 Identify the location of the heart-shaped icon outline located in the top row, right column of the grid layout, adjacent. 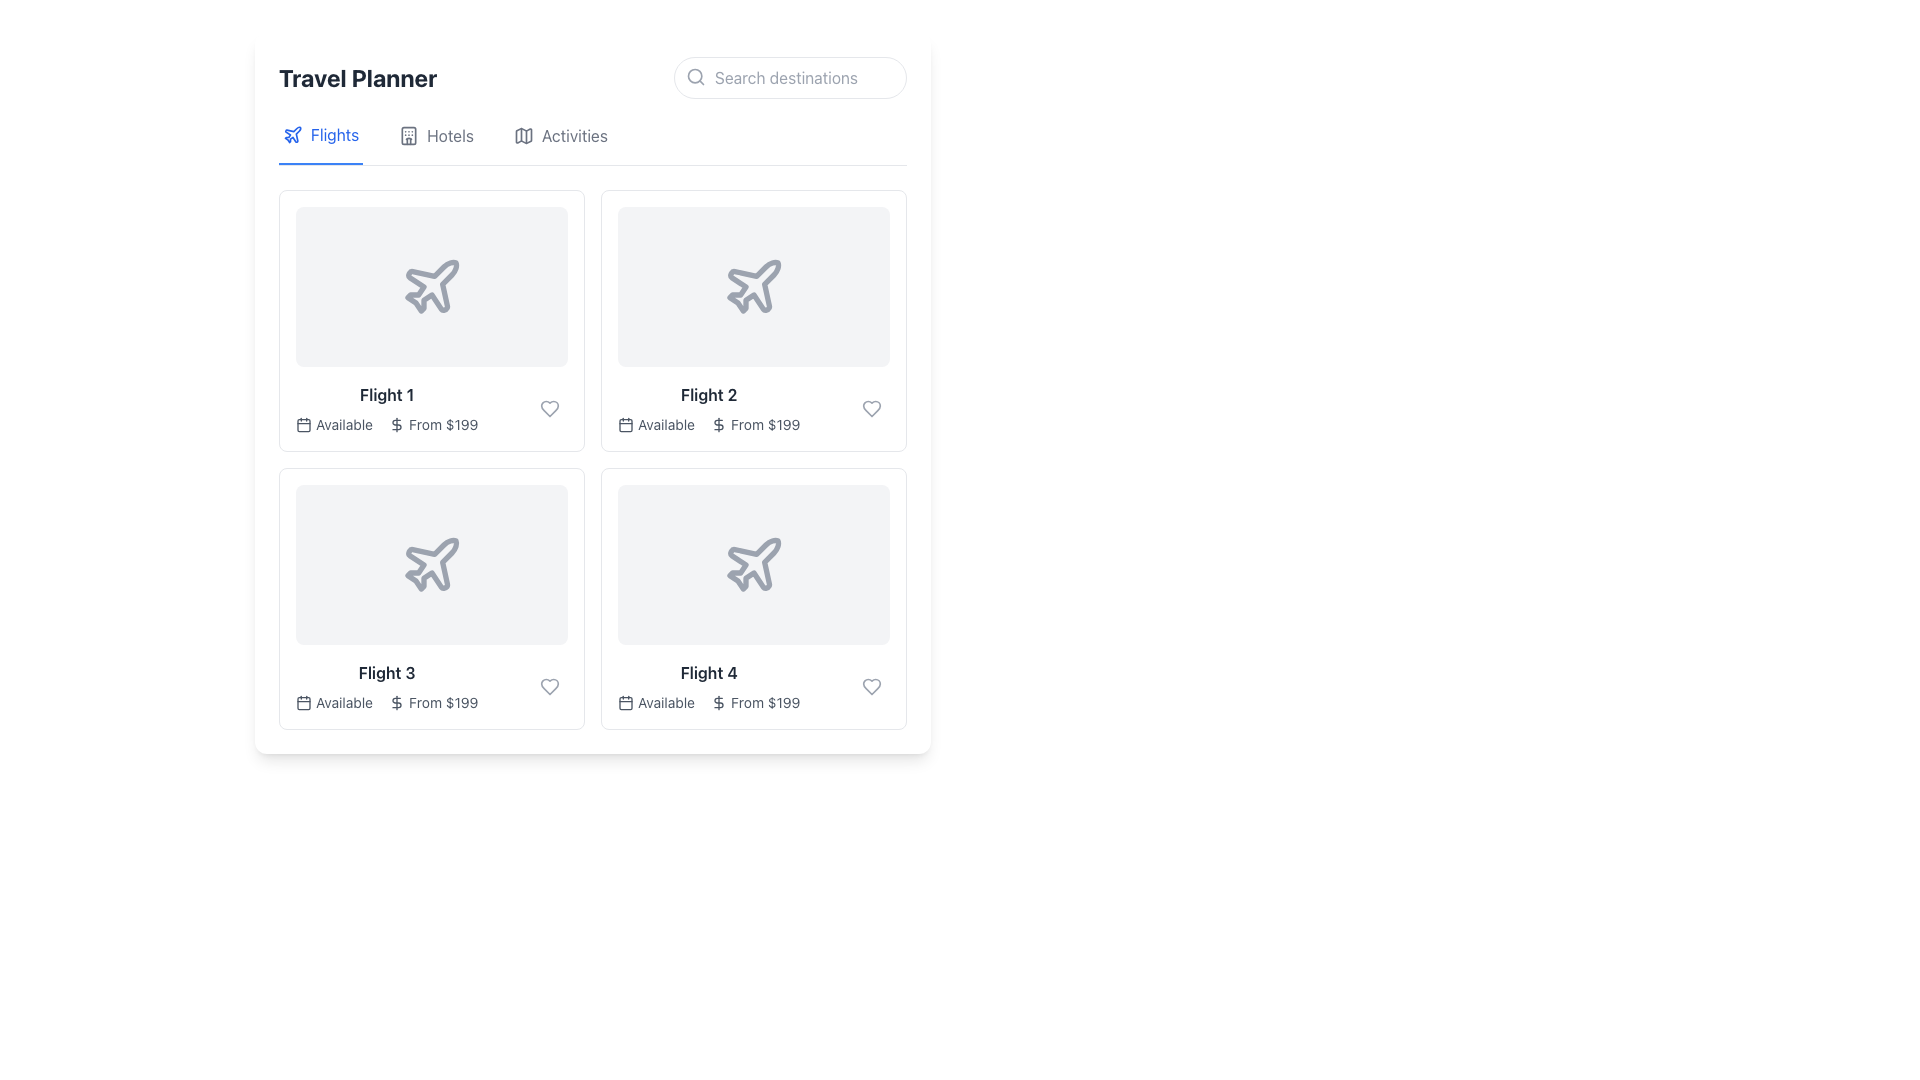
(872, 407).